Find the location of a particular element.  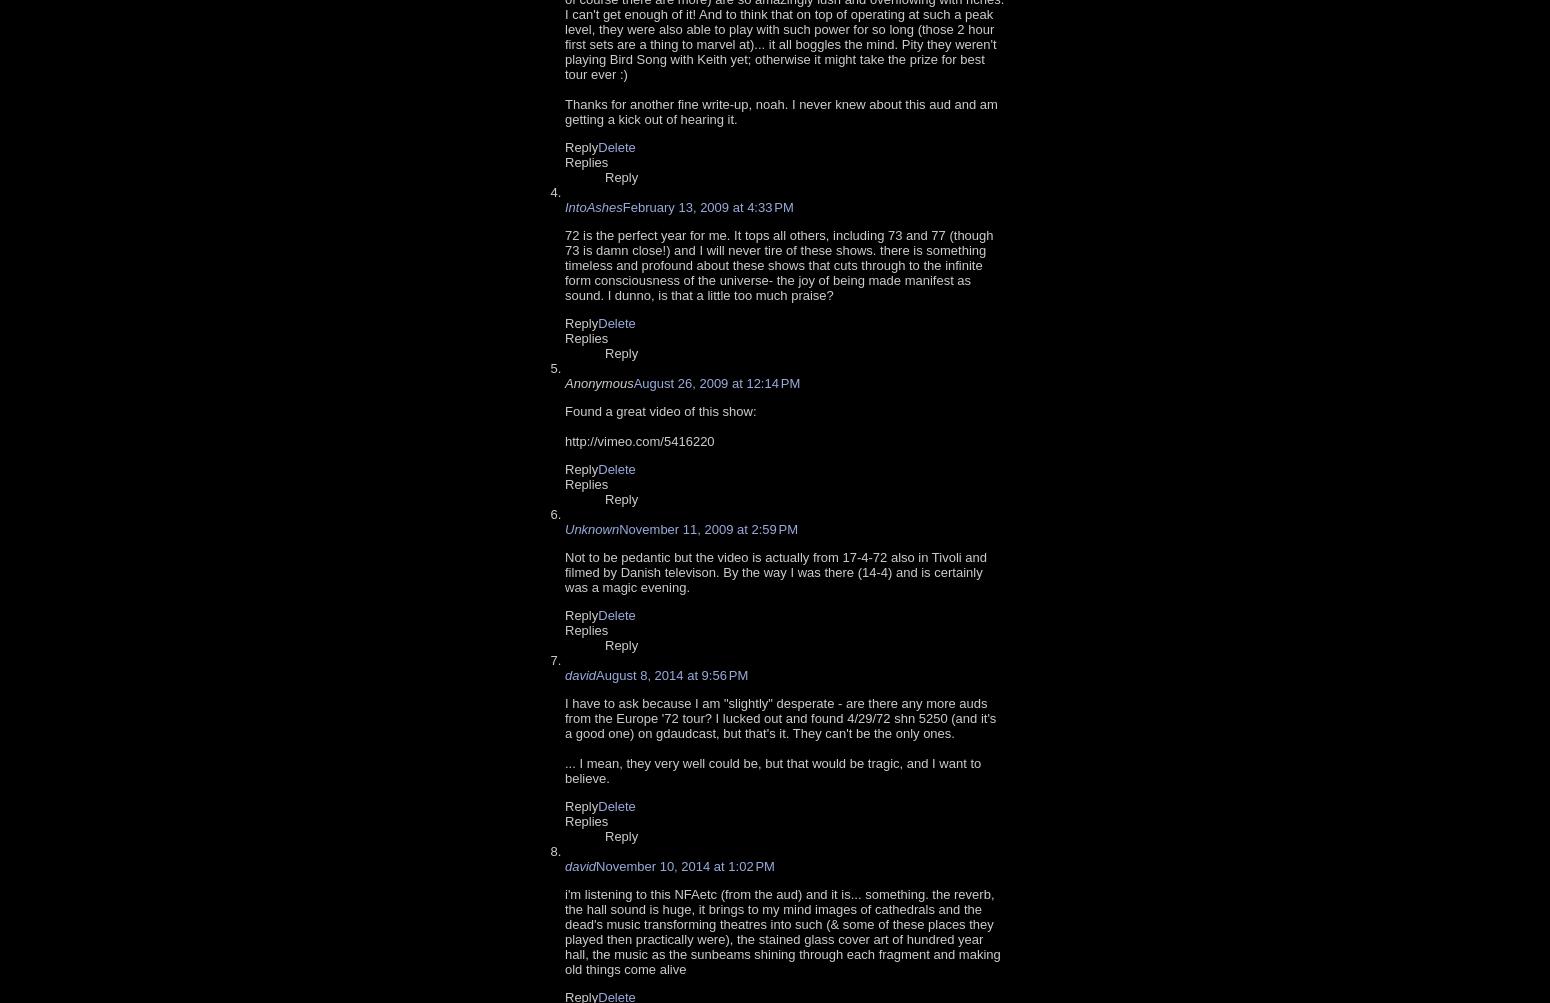

'August 8, 2014 at 9:56 PM' is located at coordinates (670, 674).